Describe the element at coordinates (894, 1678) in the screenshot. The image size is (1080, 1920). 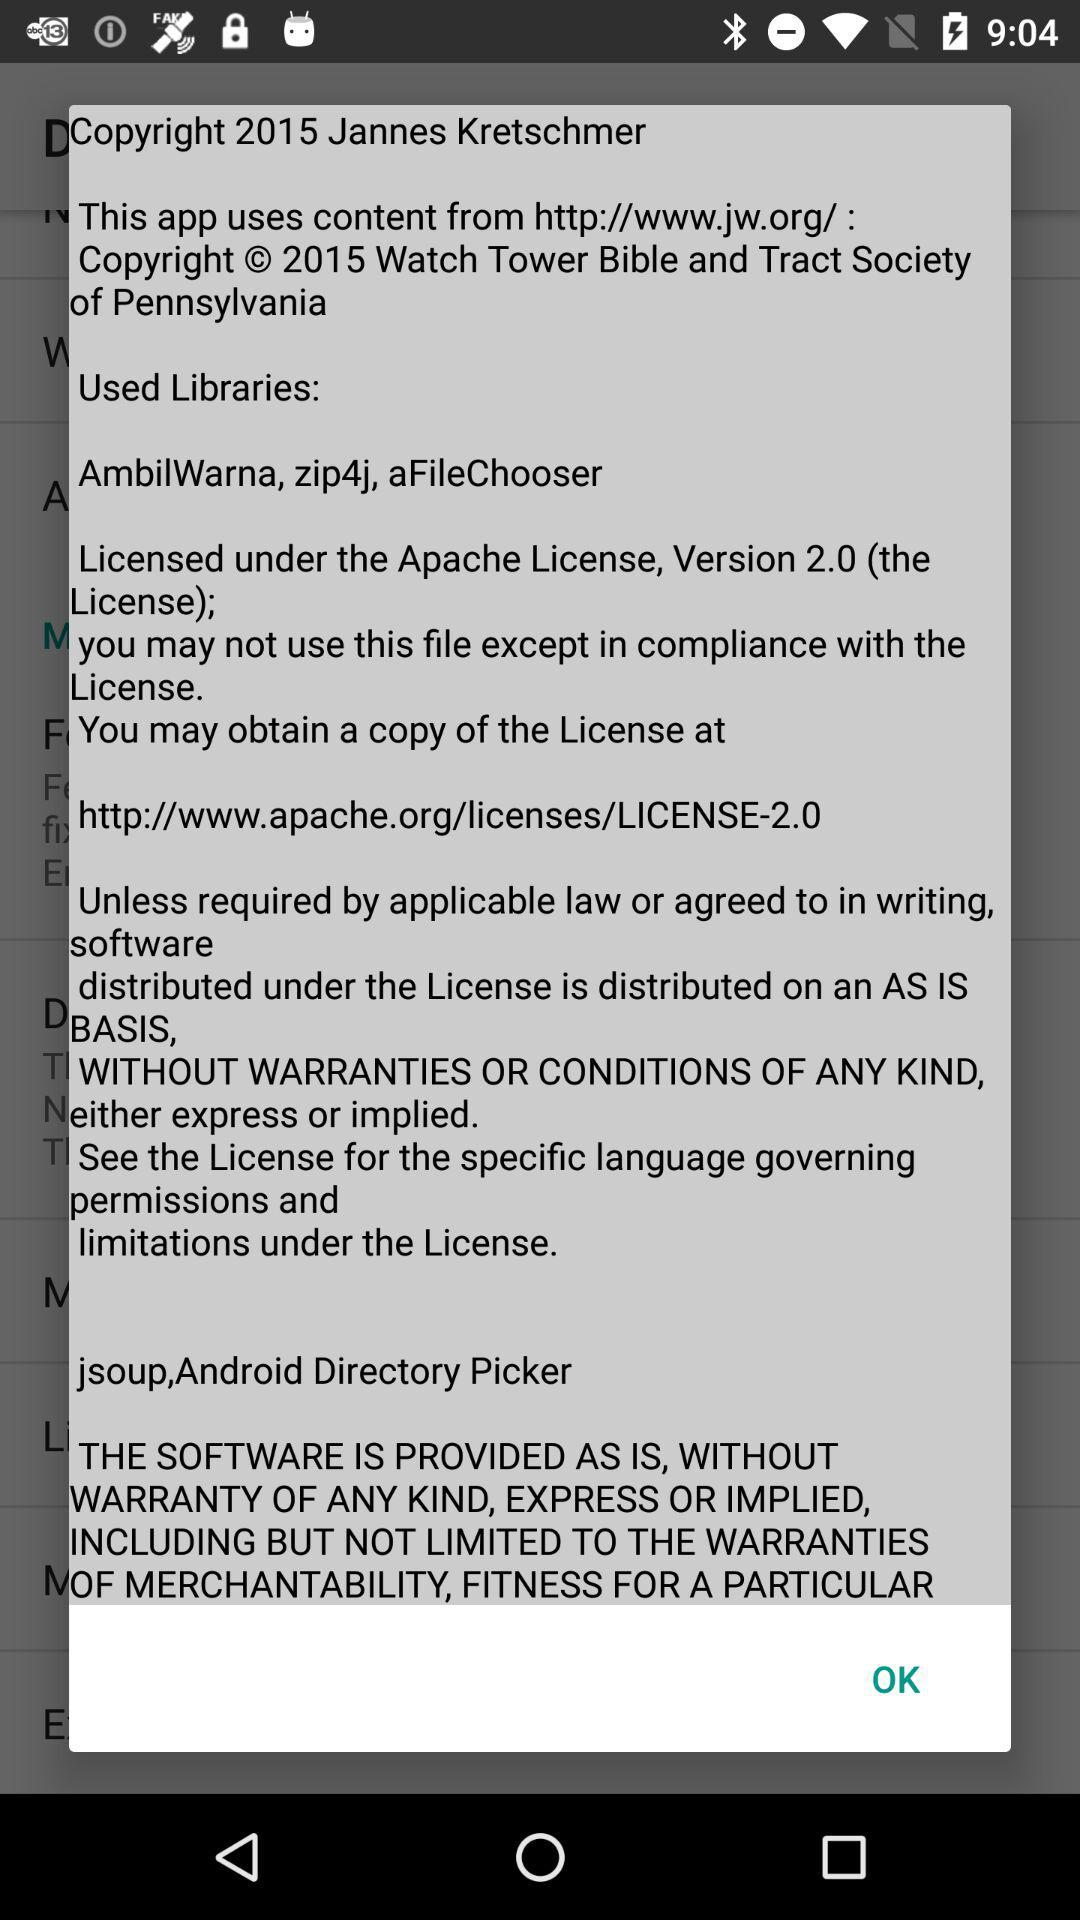
I see `the ok` at that location.